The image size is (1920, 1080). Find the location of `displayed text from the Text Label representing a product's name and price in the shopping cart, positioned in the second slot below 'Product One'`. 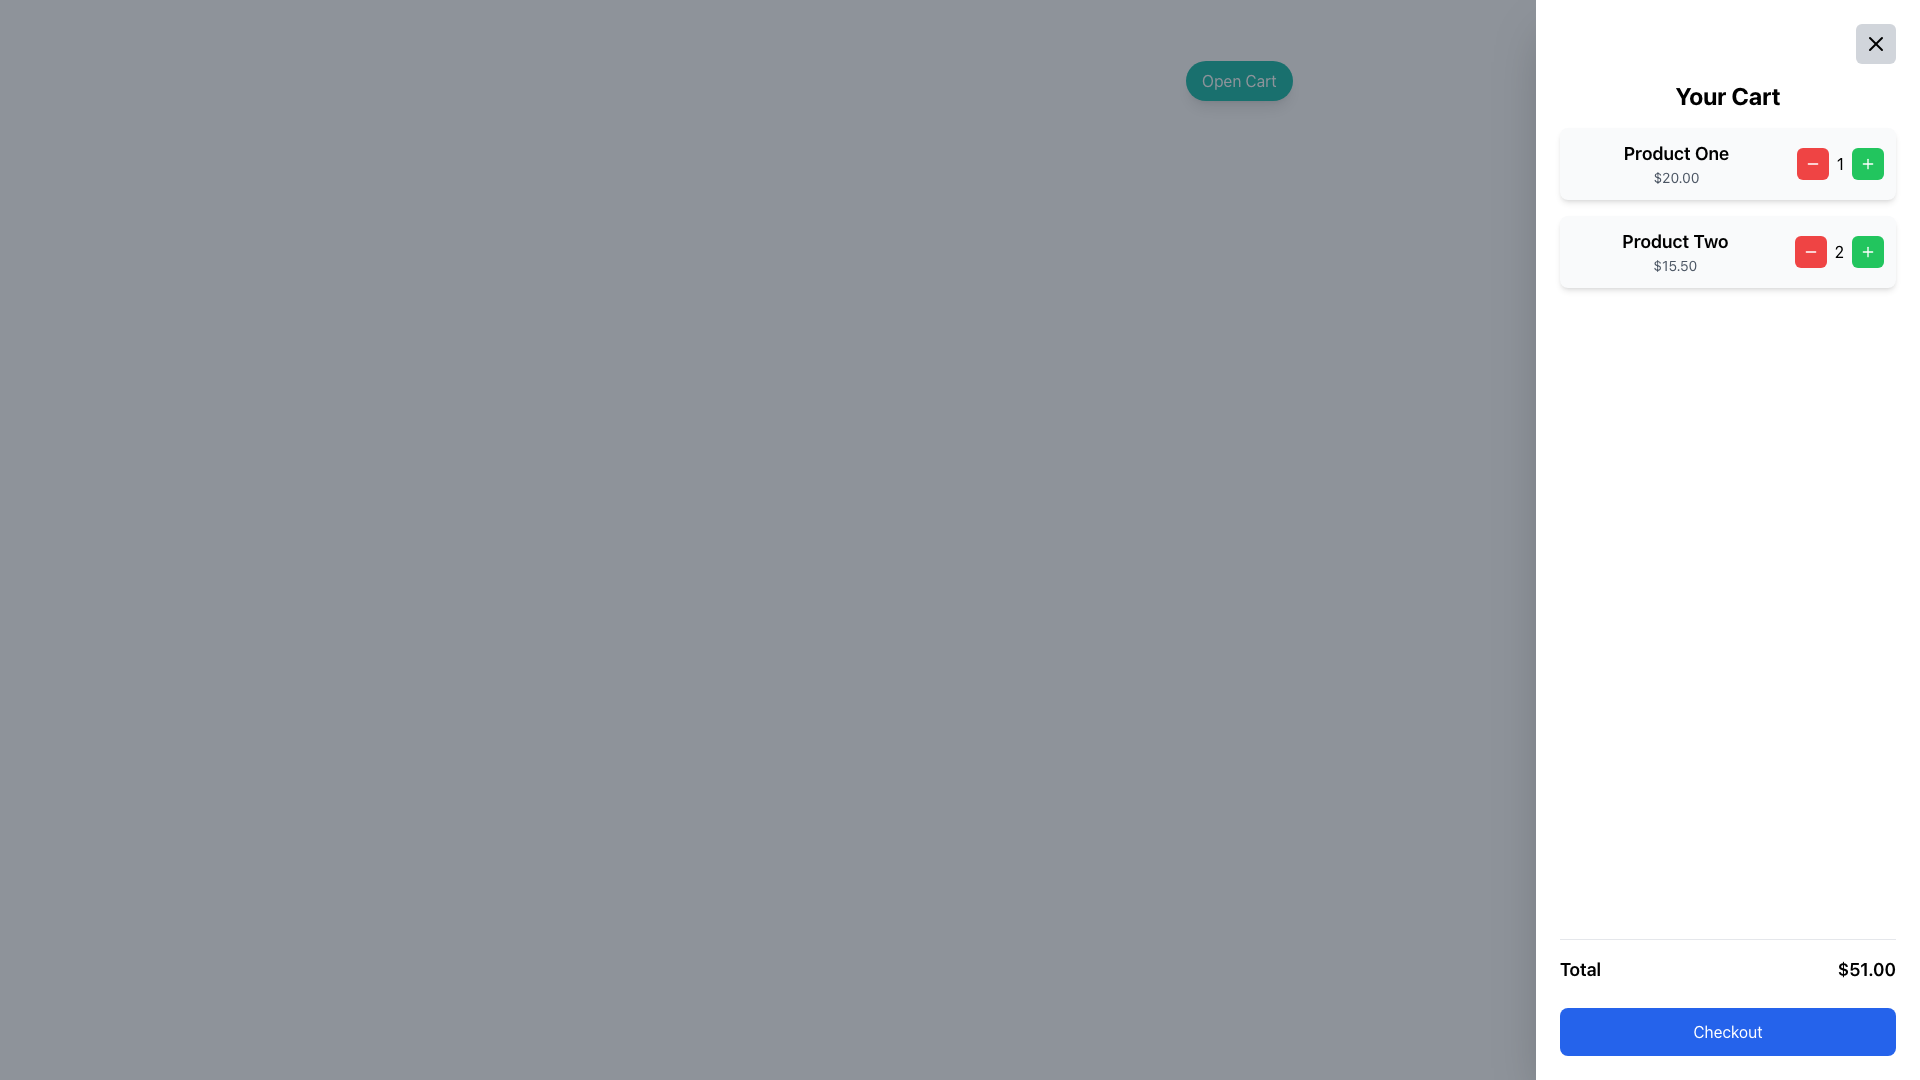

displayed text from the Text Label representing a product's name and price in the shopping cart, positioned in the second slot below 'Product One' is located at coordinates (1675, 250).